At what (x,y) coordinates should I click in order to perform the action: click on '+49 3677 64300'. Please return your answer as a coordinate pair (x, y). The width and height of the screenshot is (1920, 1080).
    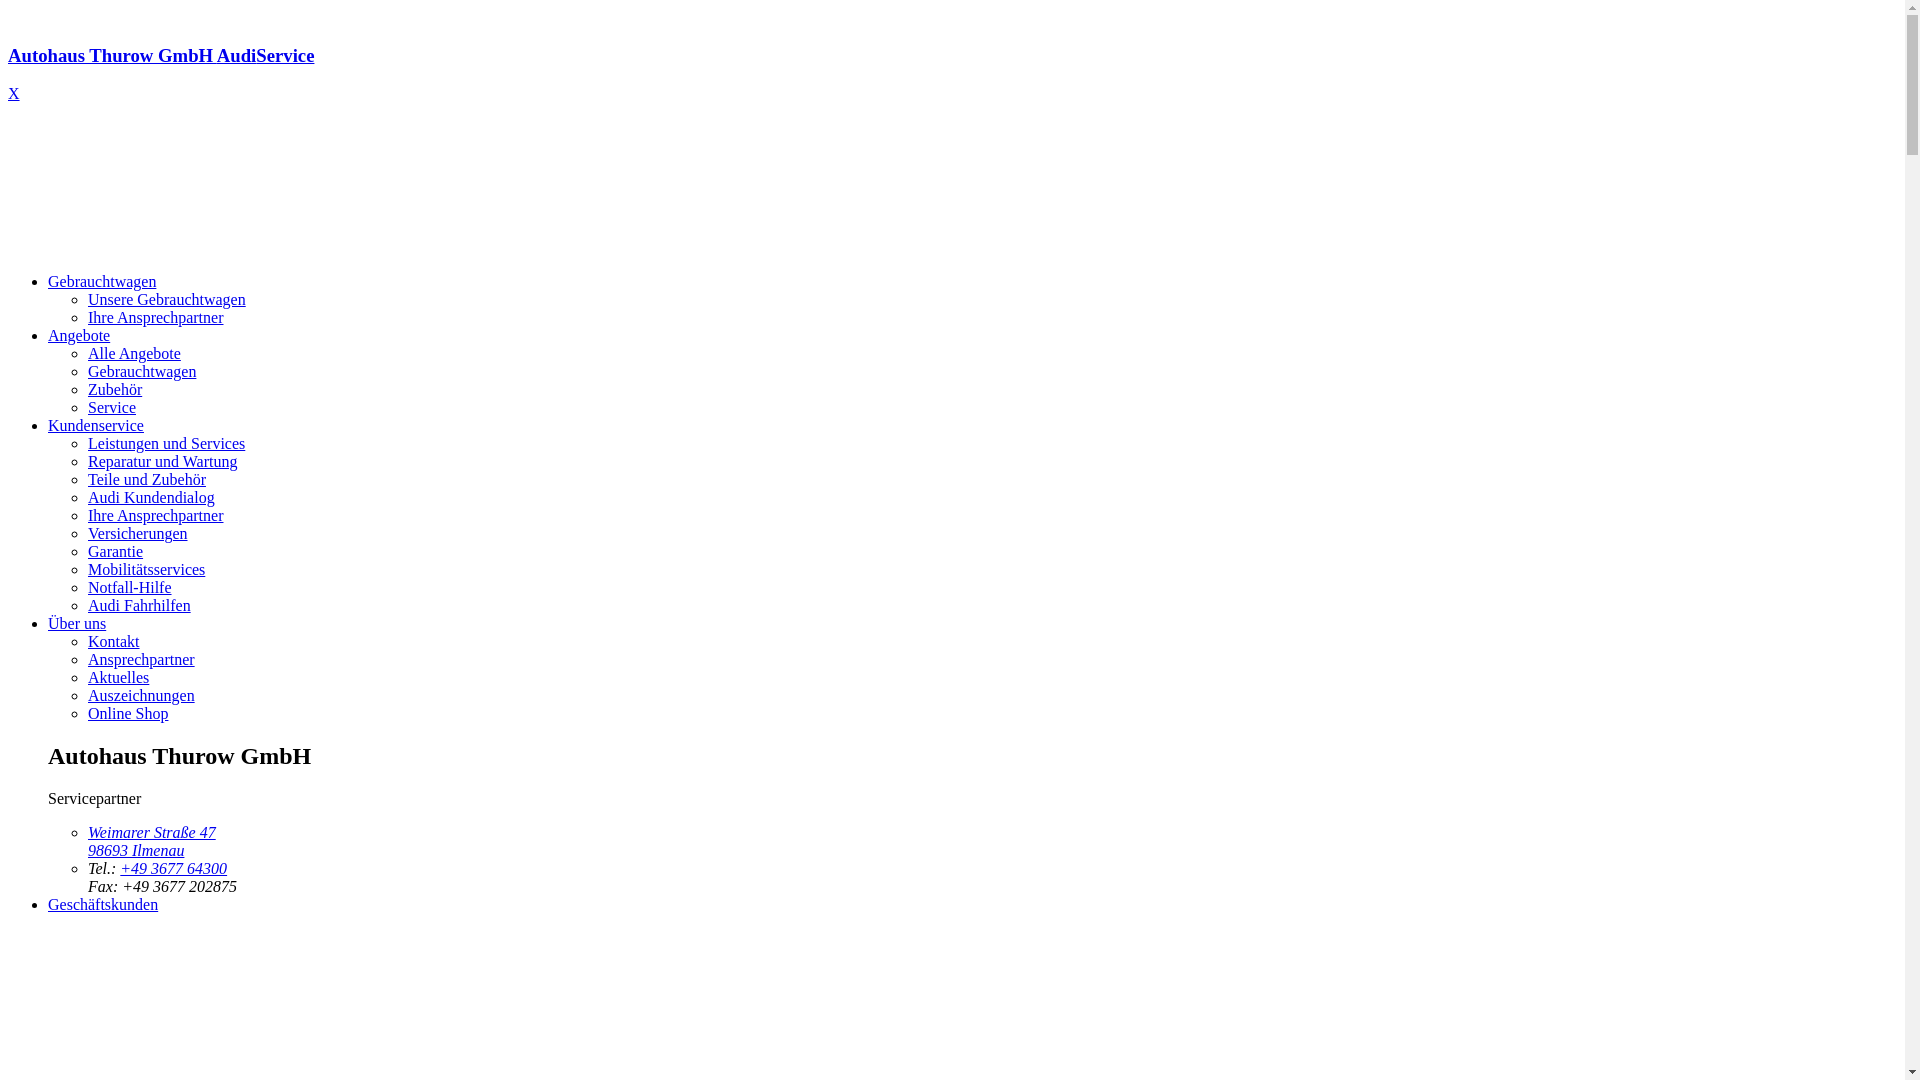
    Looking at the image, I should click on (173, 867).